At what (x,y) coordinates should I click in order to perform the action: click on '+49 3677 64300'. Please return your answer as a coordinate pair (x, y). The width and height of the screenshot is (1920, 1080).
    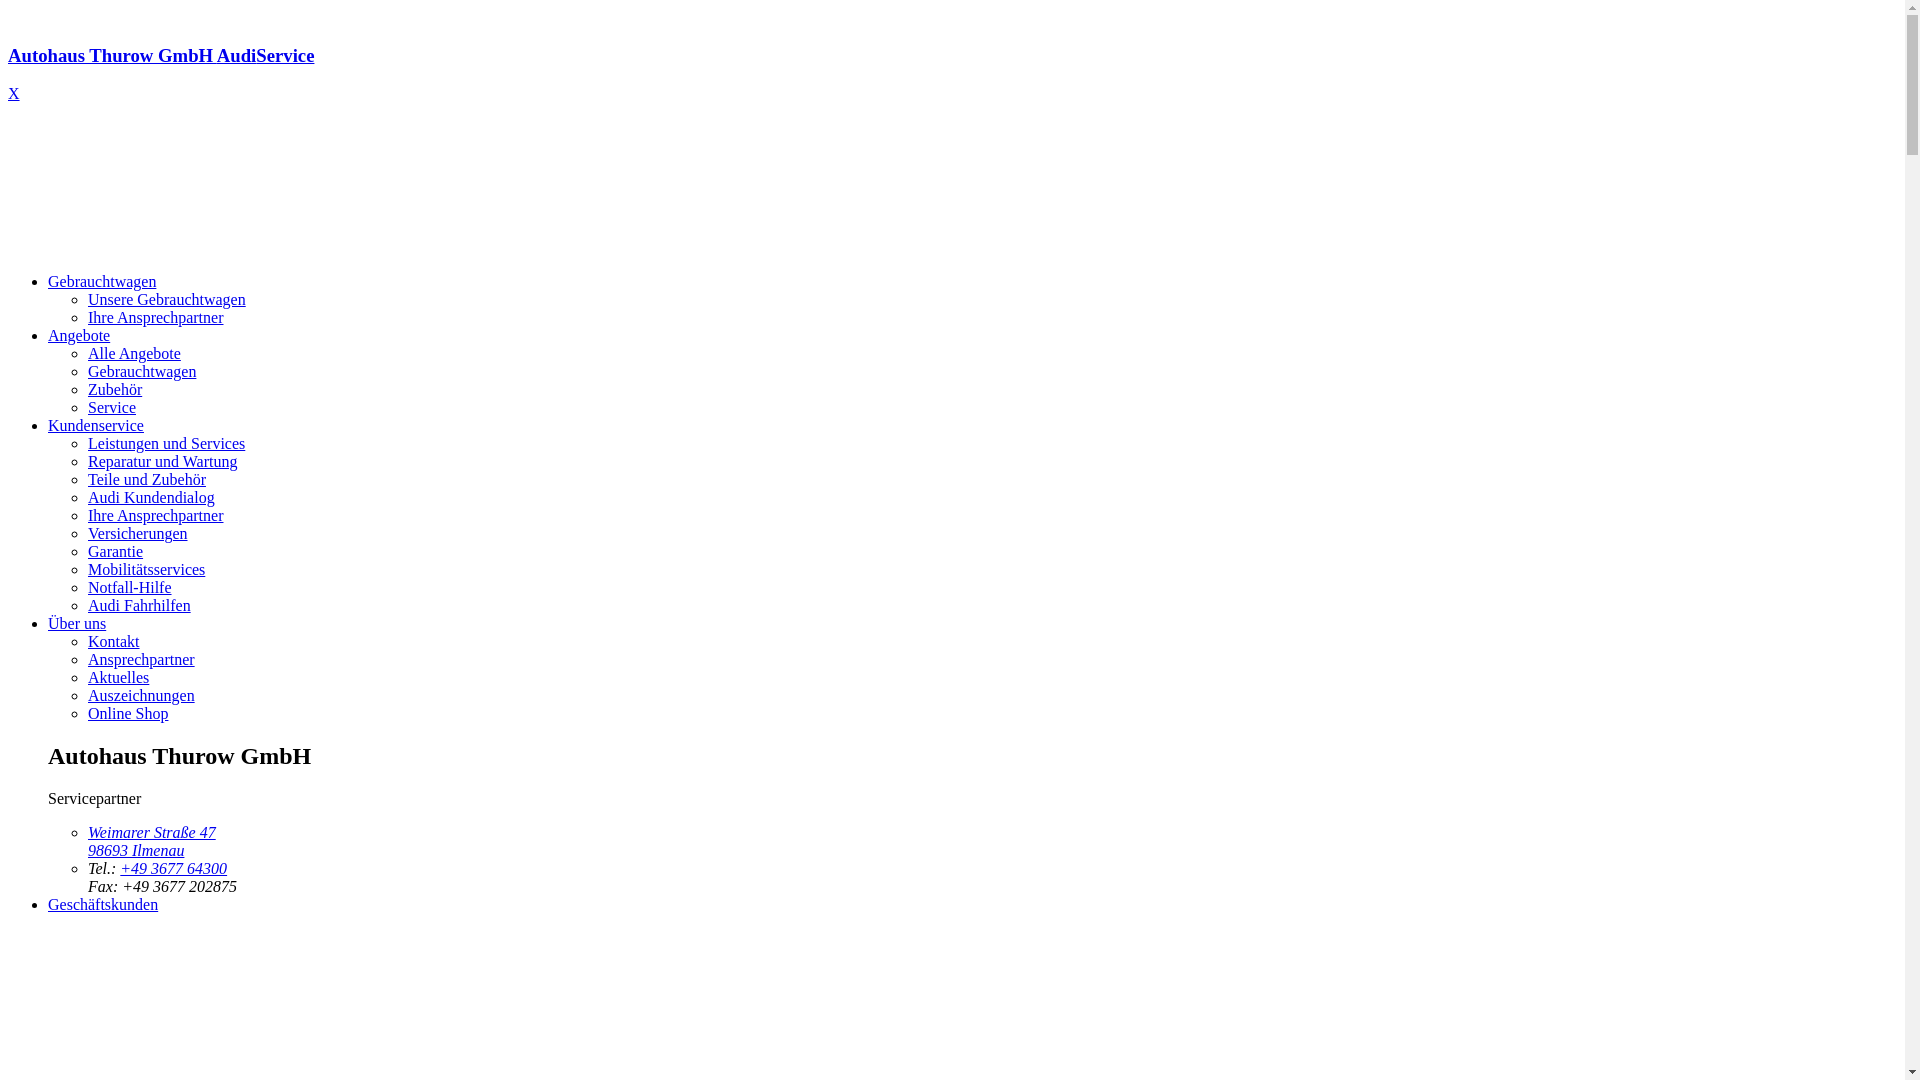
    Looking at the image, I should click on (173, 867).